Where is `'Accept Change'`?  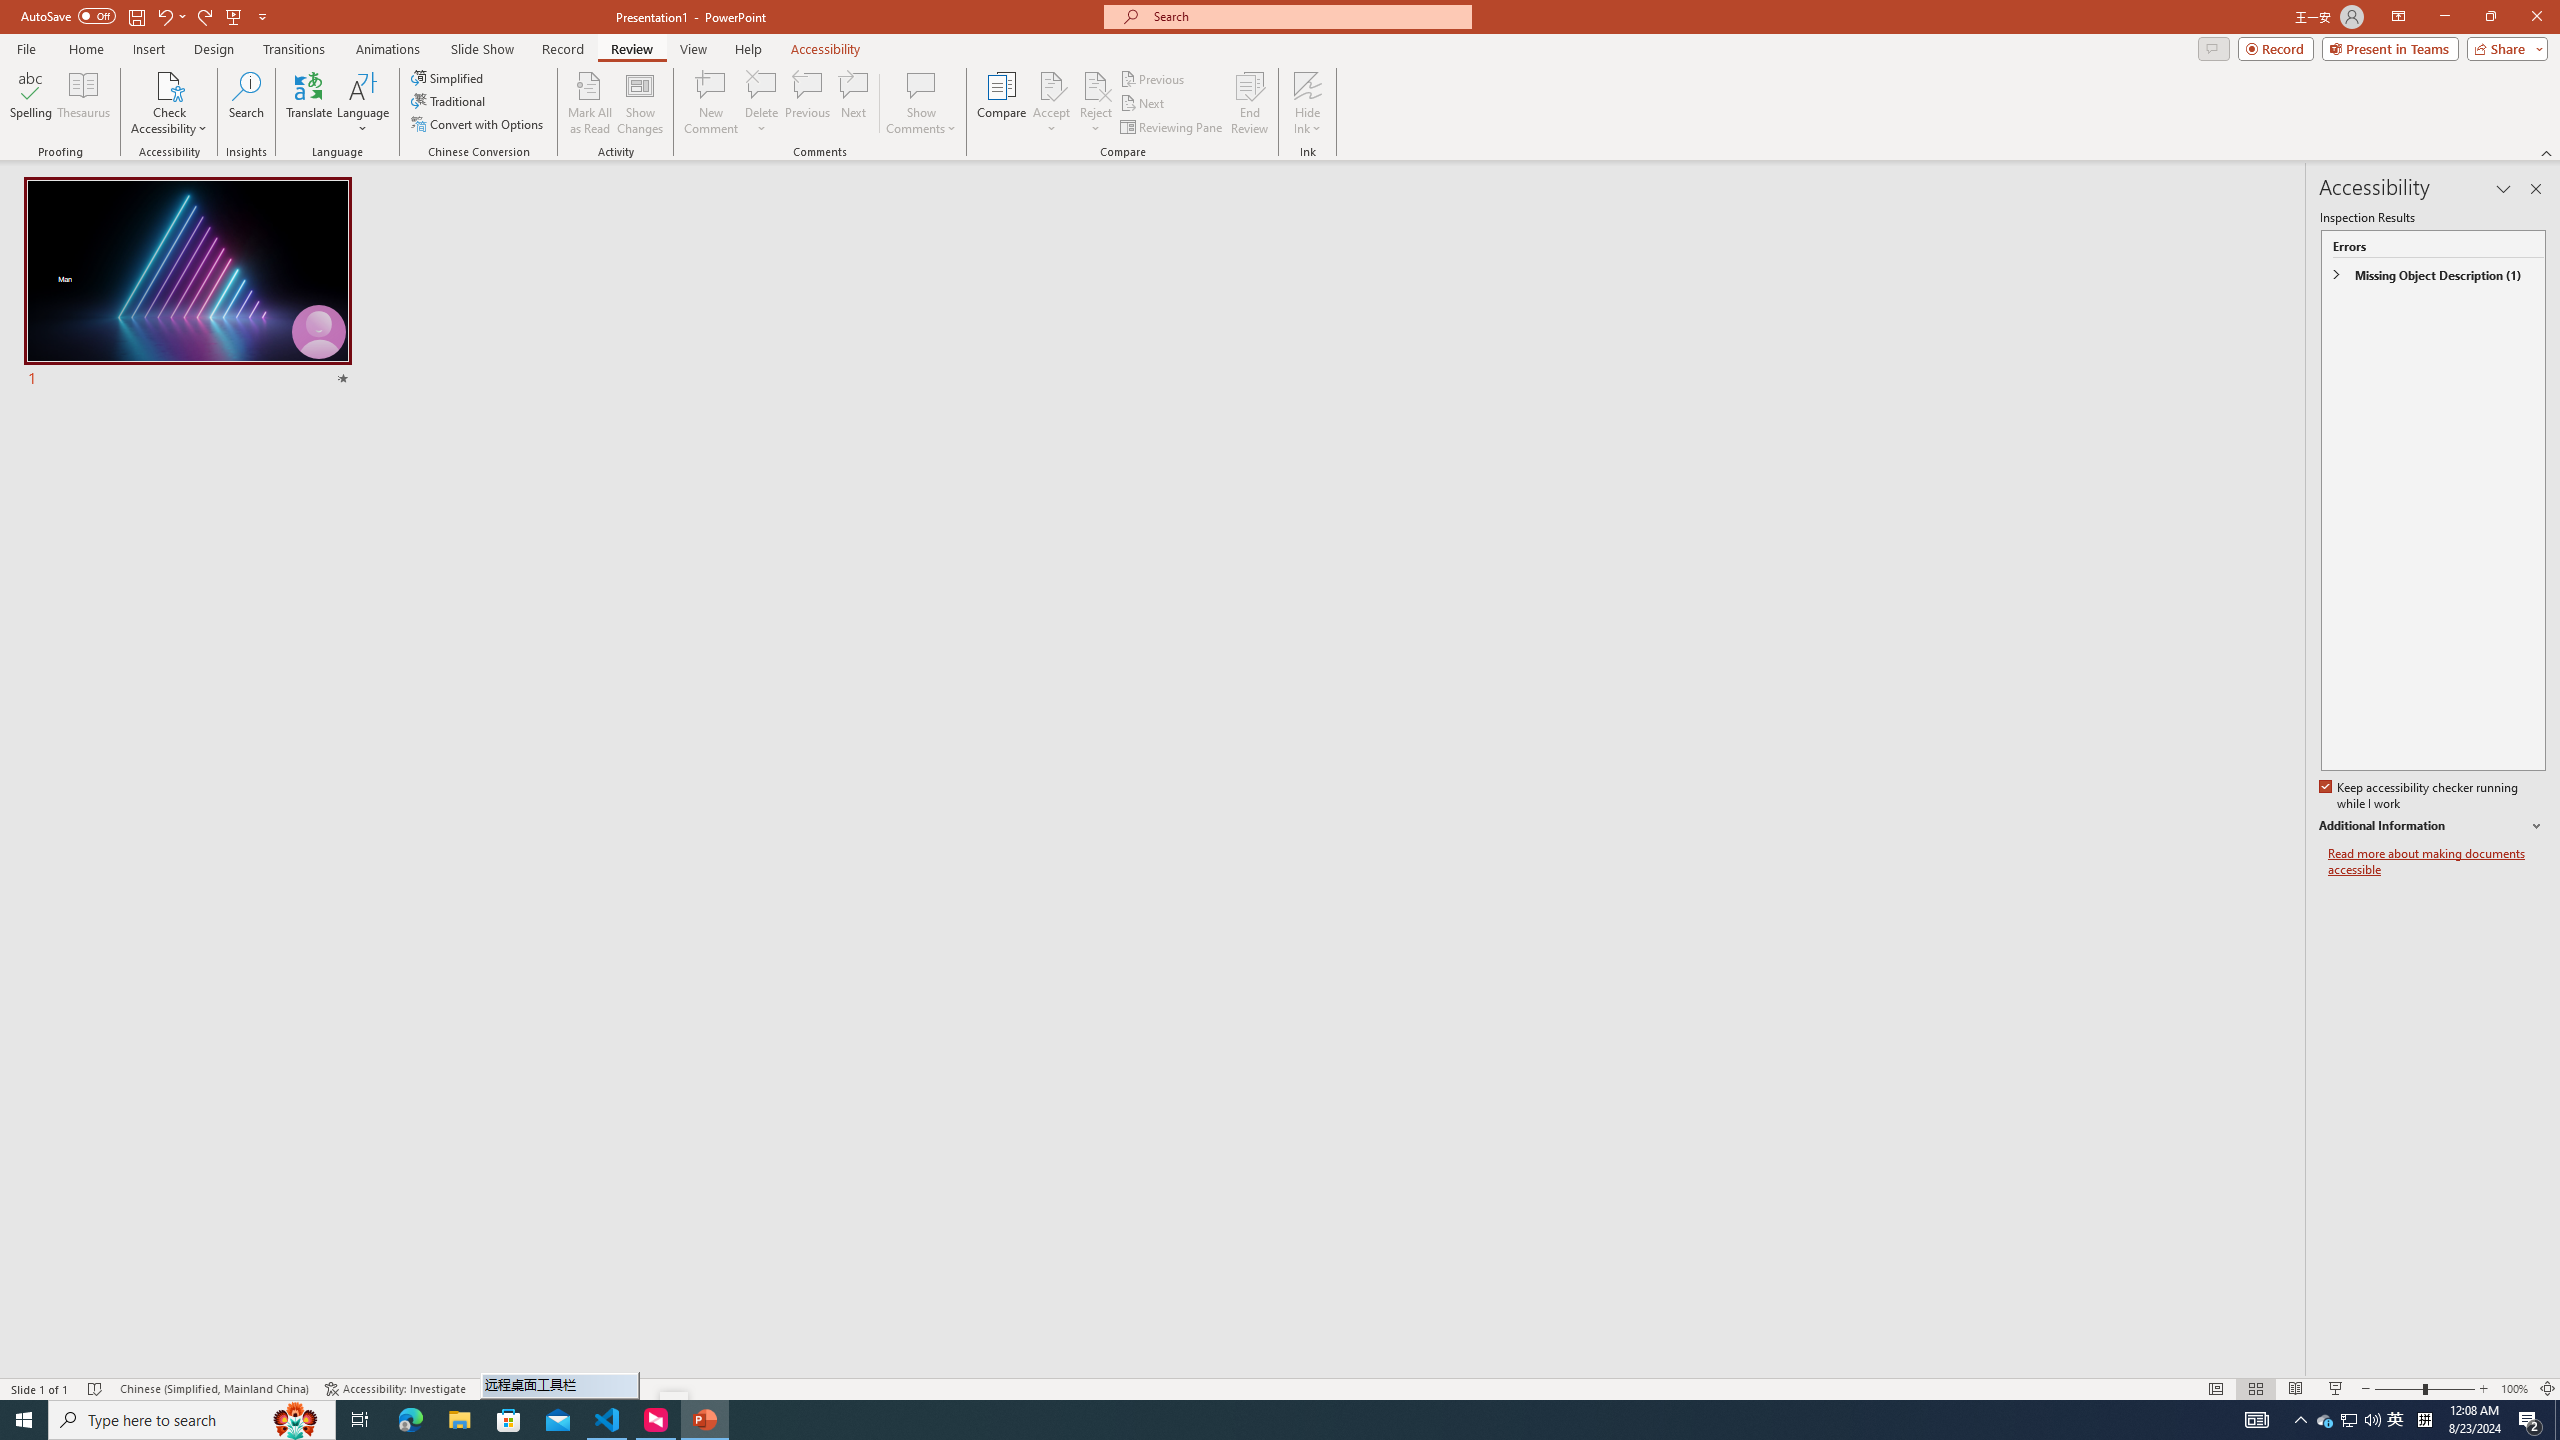
'Accept Change' is located at coordinates (1051, 84).